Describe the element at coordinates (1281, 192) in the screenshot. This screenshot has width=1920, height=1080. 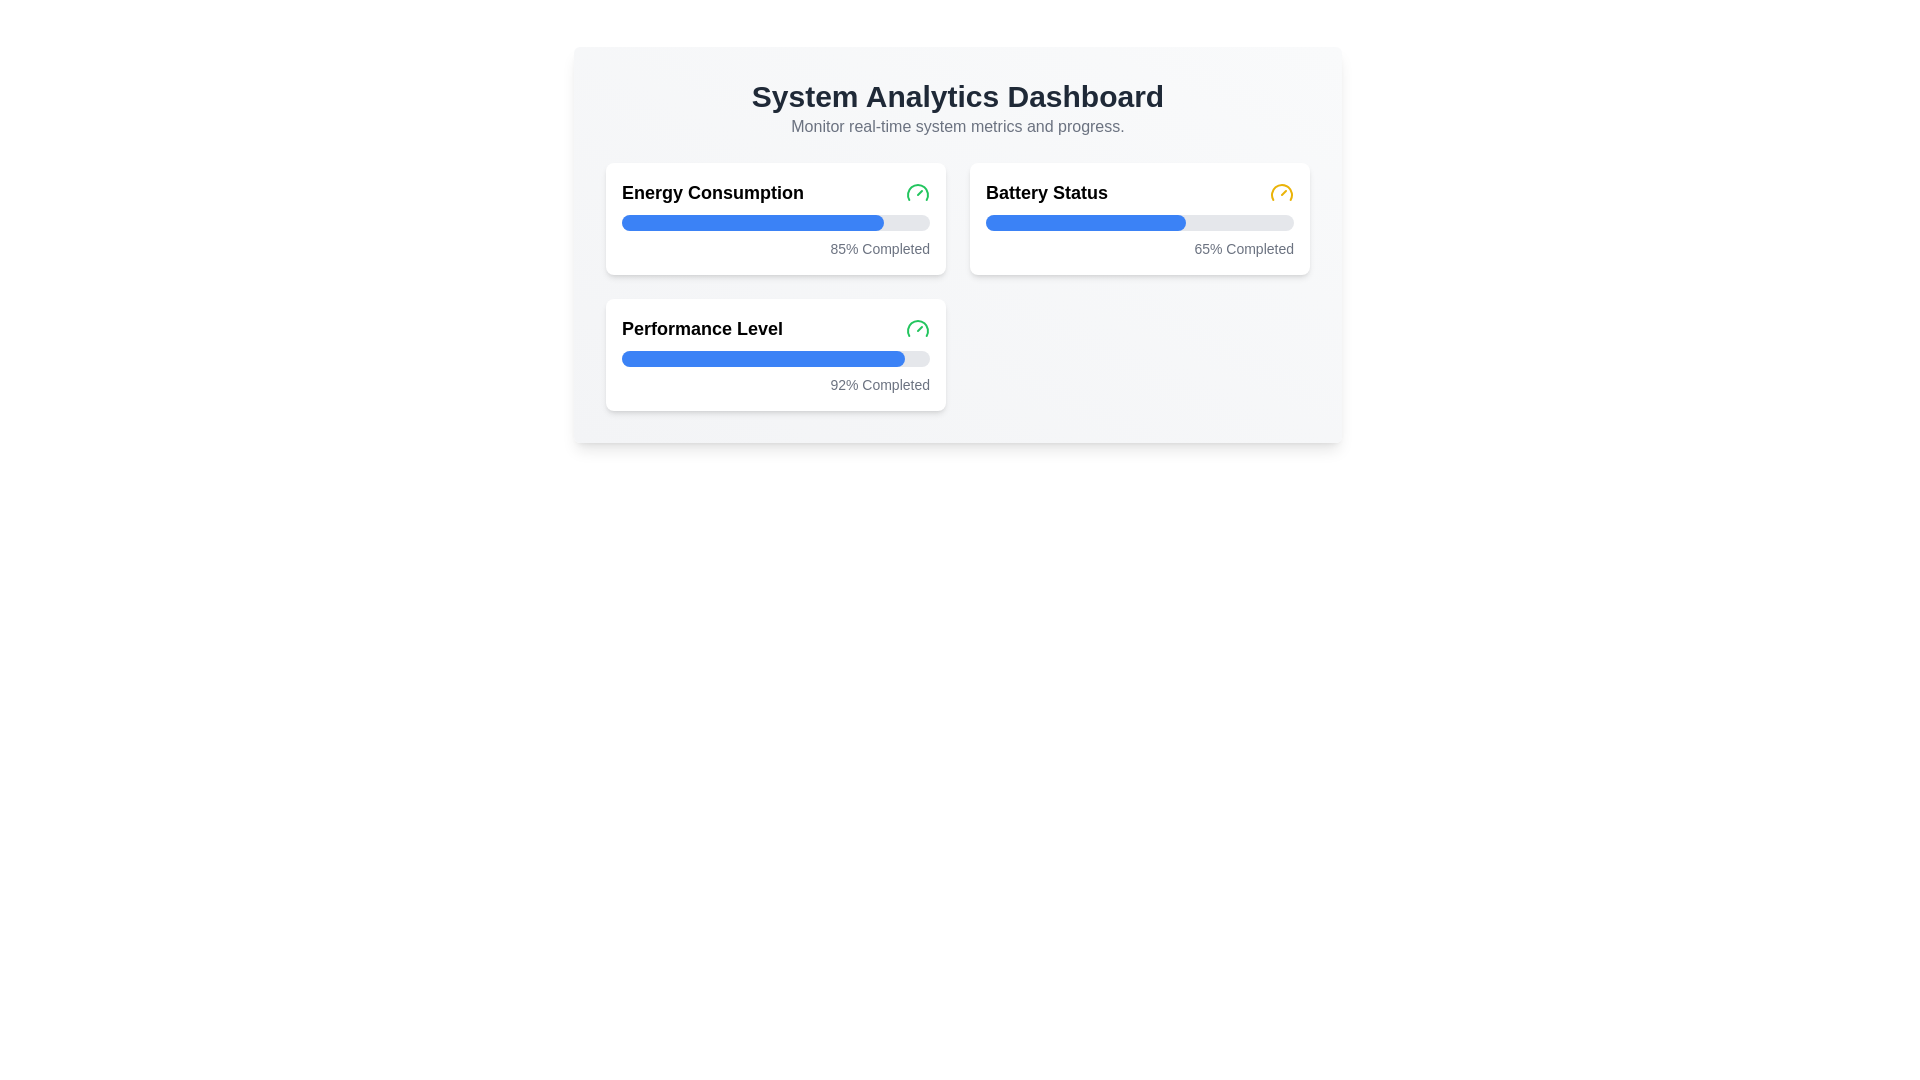
I see `the small graphical icon resembling a gauge or dial indicator with a yellow outline located in the top-right corner of the 'Battery Status' card, adjacent to the progress bar` at that location.